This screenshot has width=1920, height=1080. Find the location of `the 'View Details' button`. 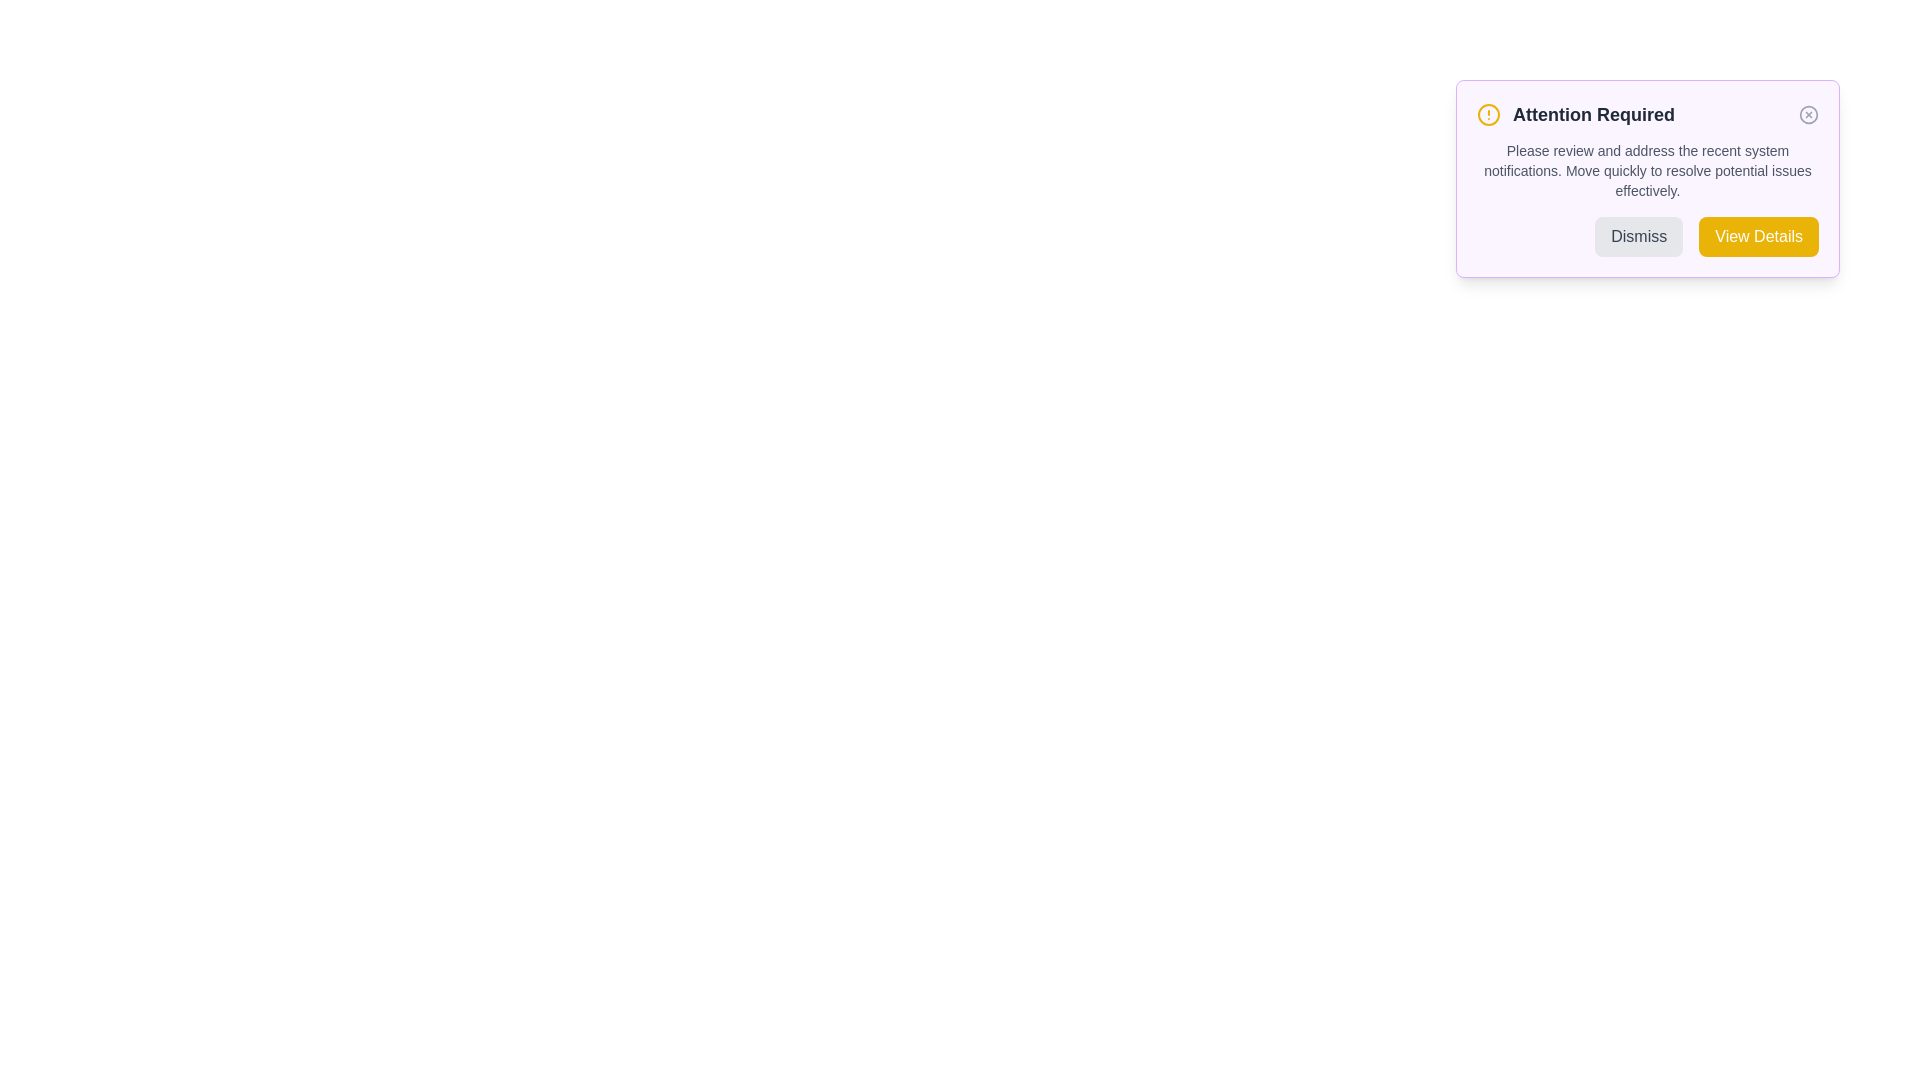

the 'View Details' button is located at coordinates (1758, 235).